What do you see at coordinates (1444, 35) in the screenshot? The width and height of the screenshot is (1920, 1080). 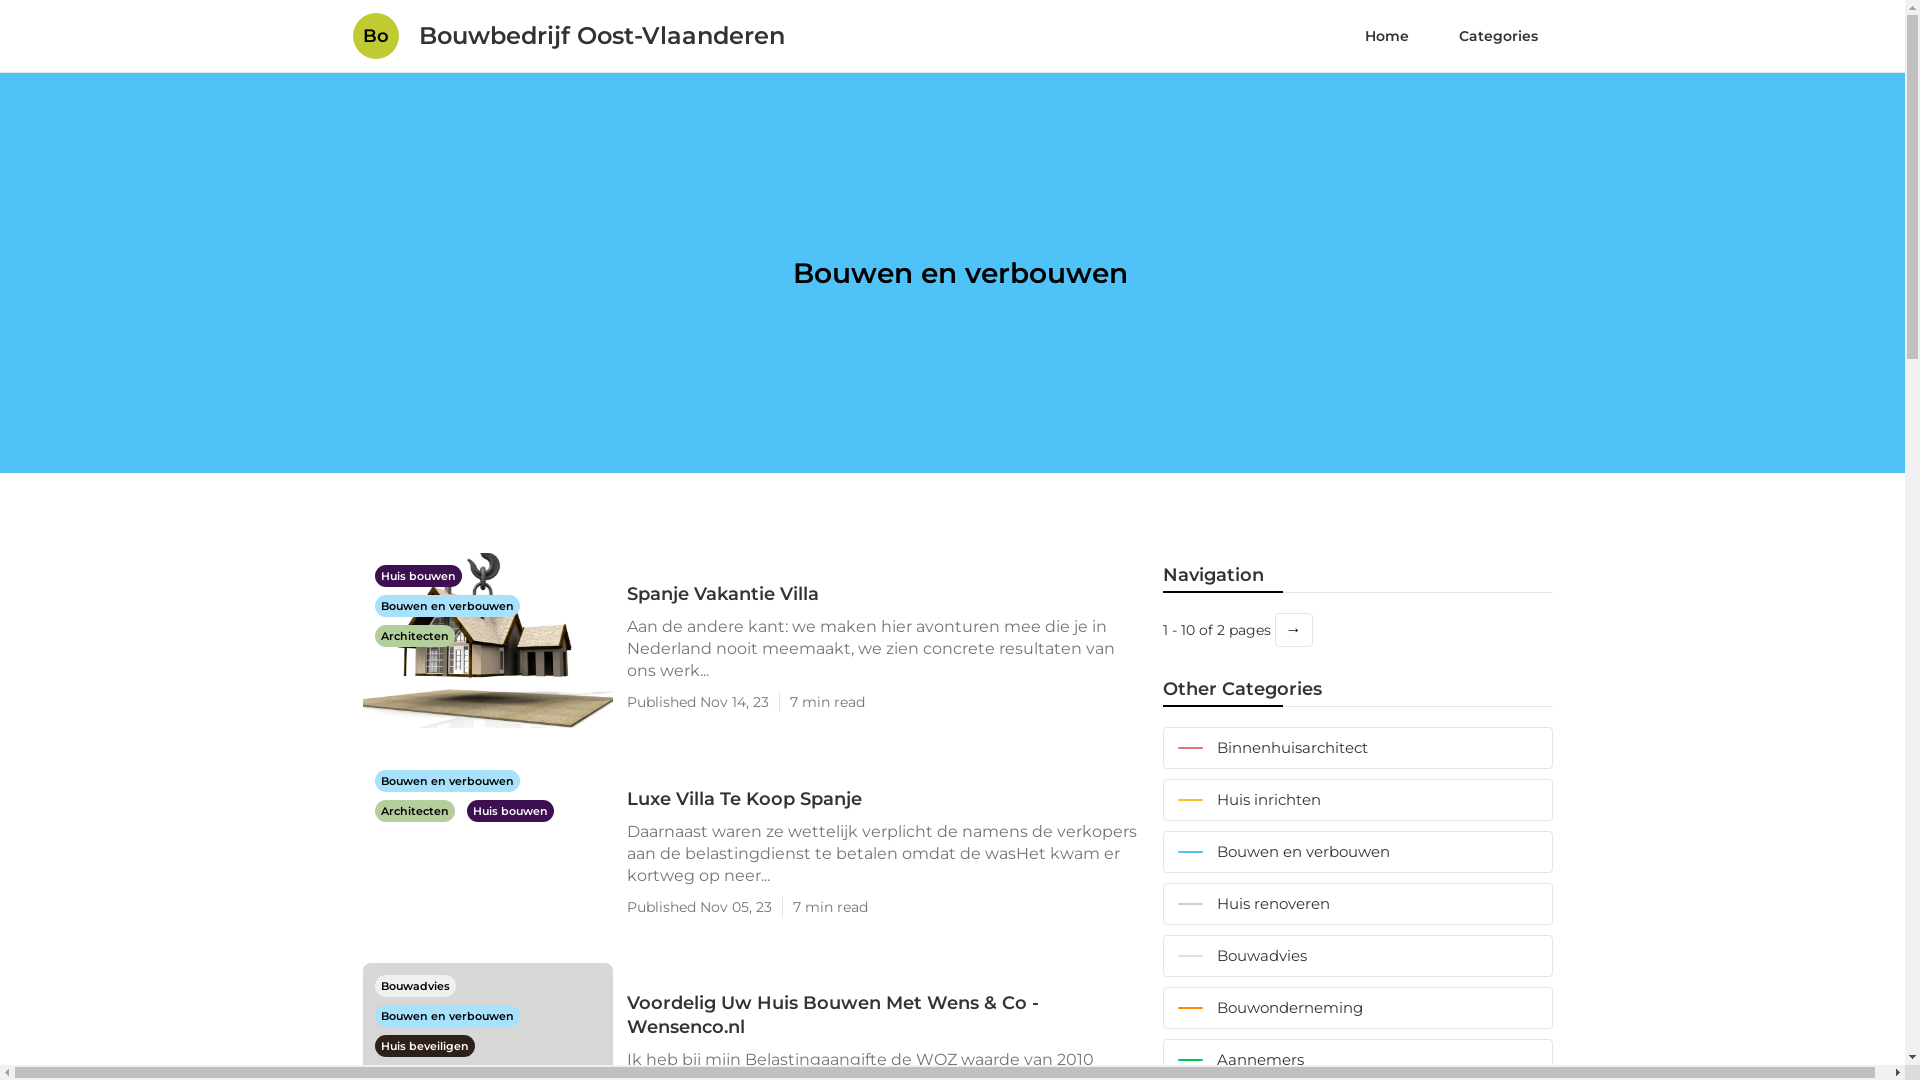 I see `'Categories'` at bounding box center [1444, 35].